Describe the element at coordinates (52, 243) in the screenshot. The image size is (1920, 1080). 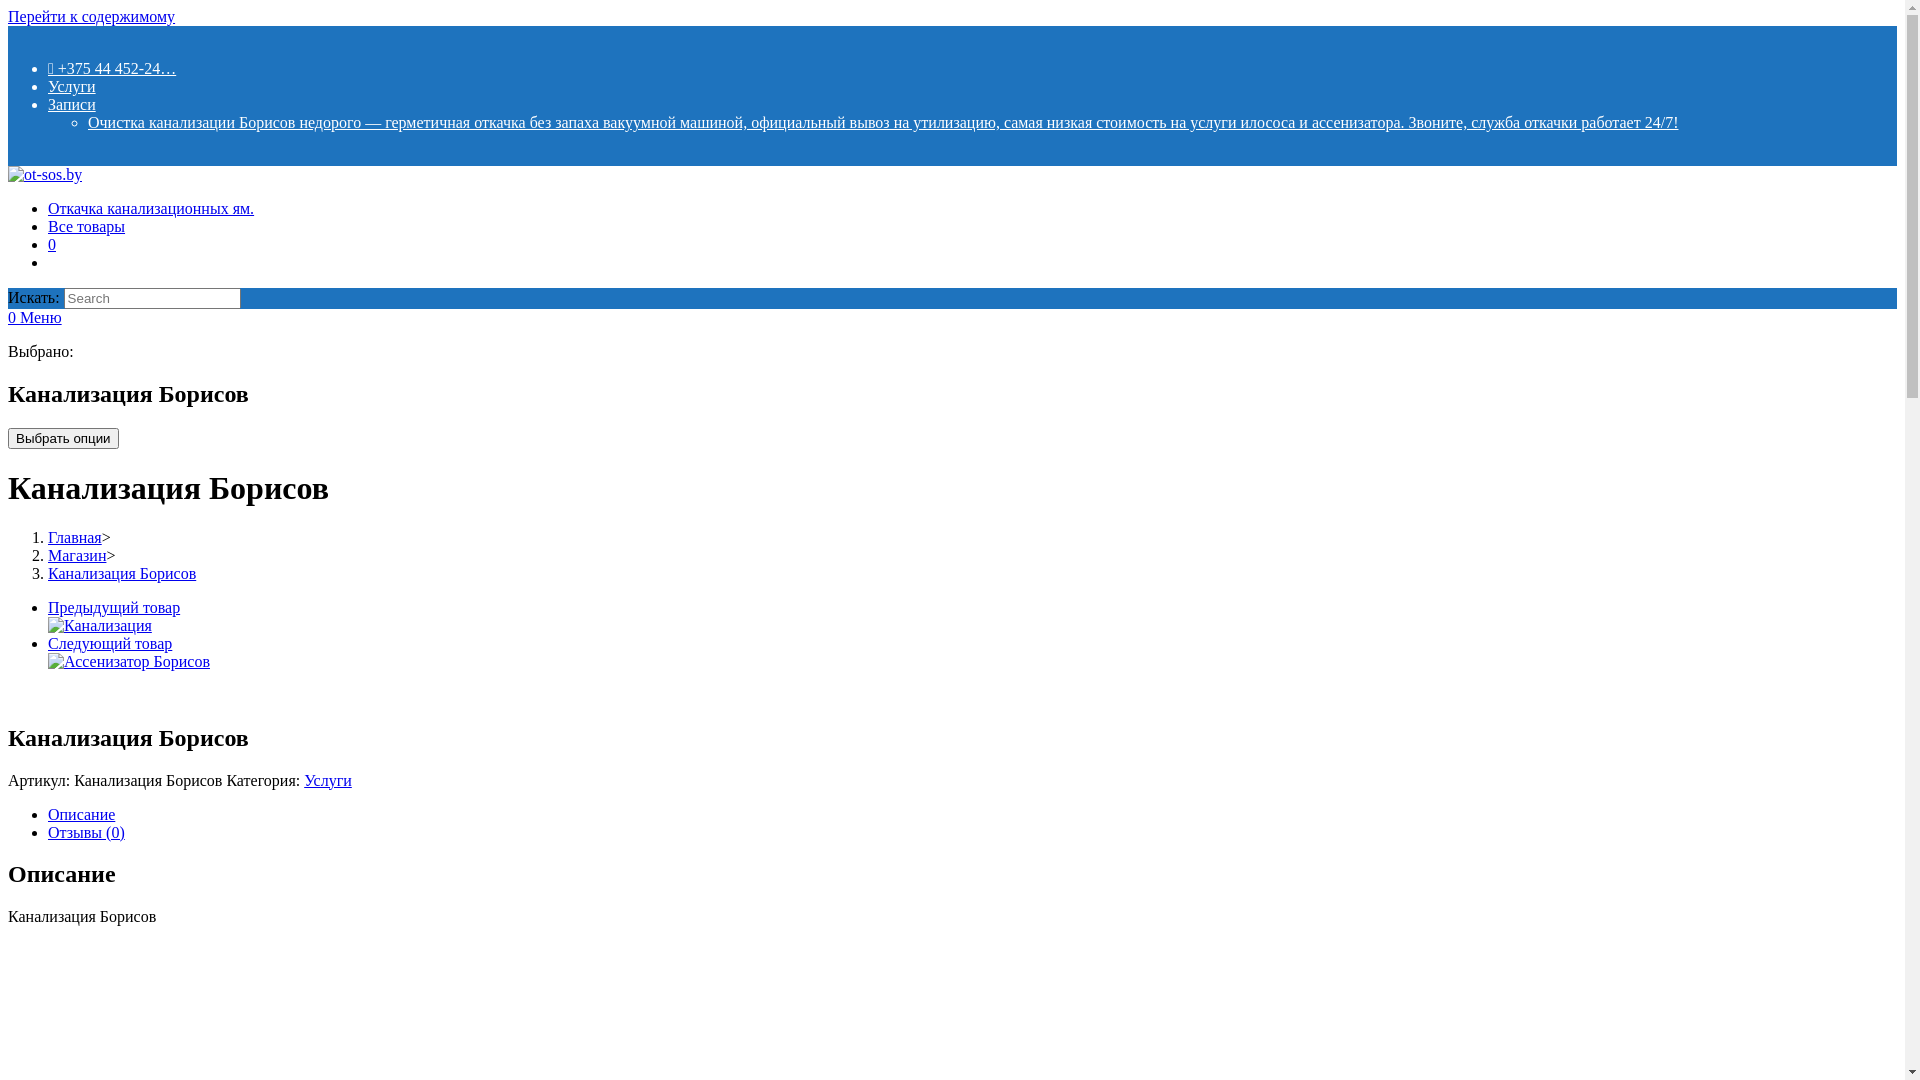
I see `'0'` at that location.